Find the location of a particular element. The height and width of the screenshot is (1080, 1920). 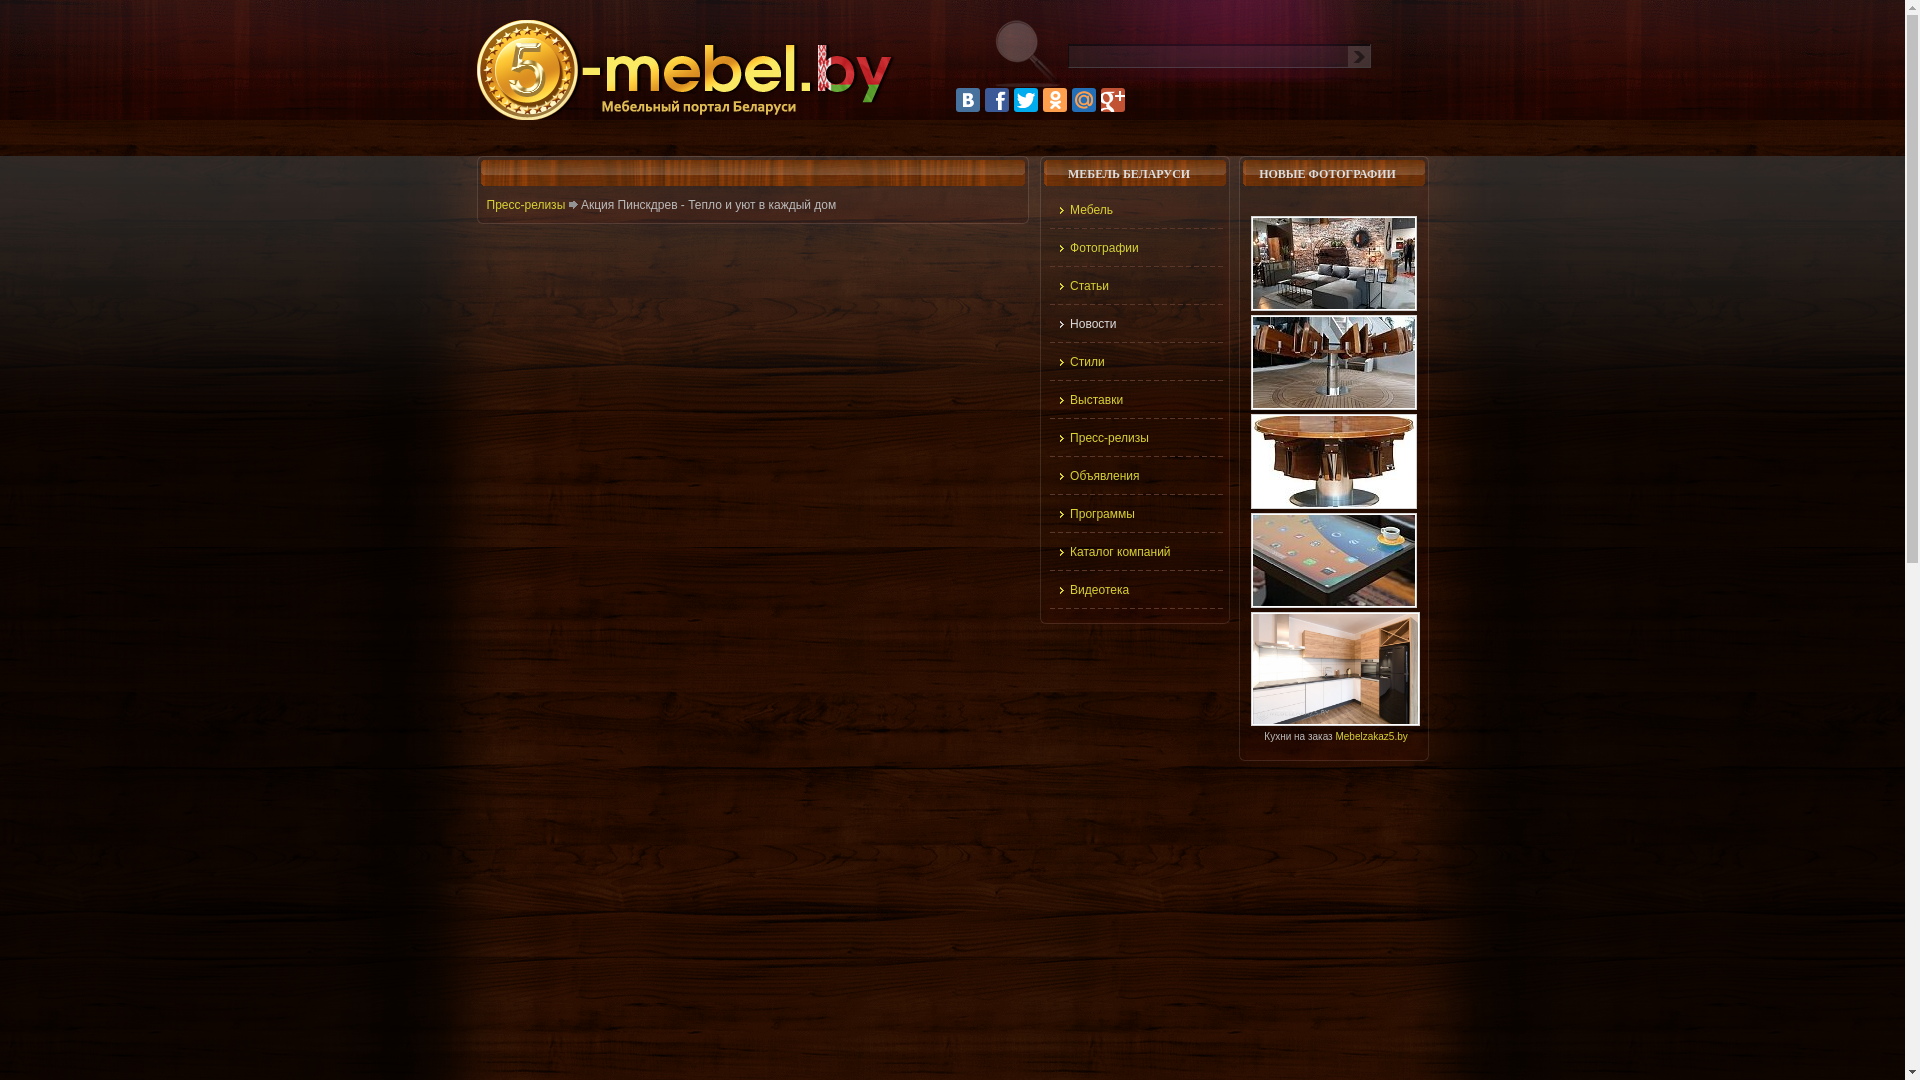

'Google Plus' is located at coordinates (1112, 100).